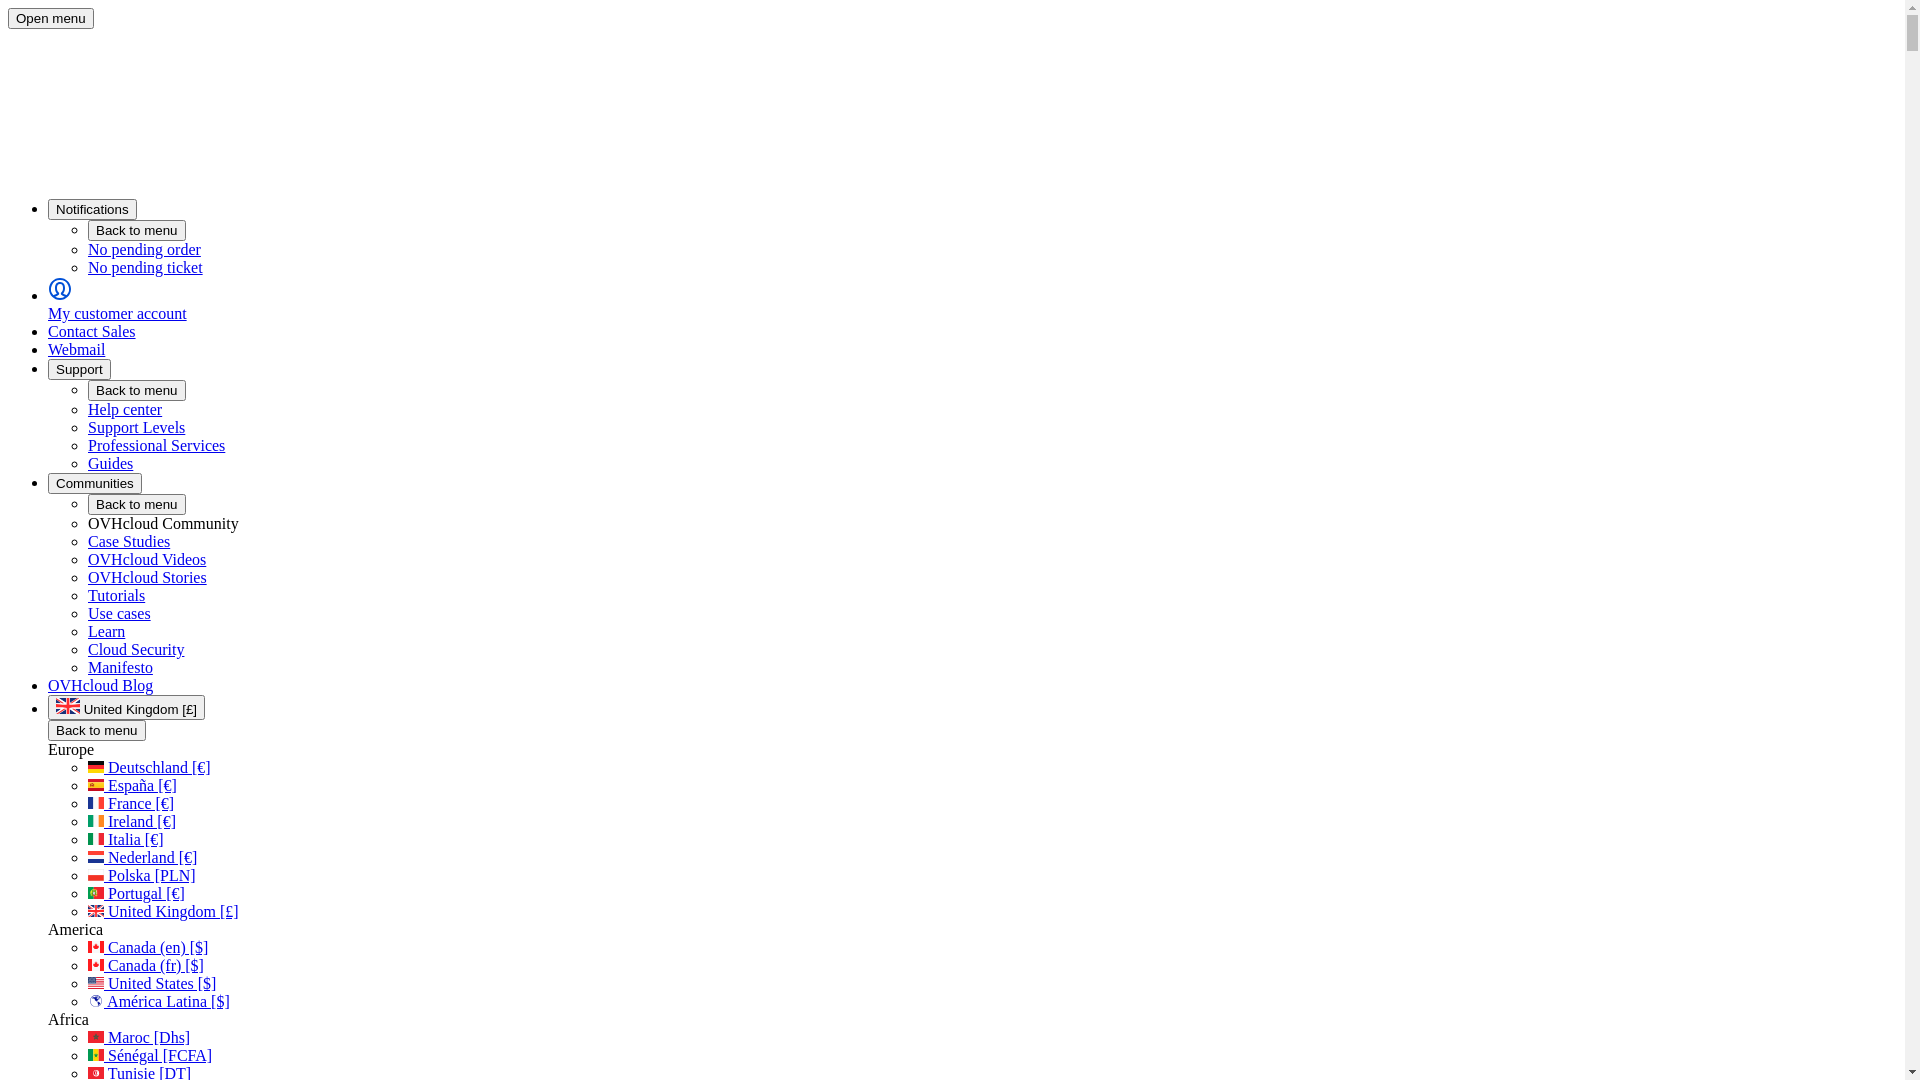 The height and width of the screenshot is (1080, 1920). I want to click on 'Use cases', so click(118, 612).